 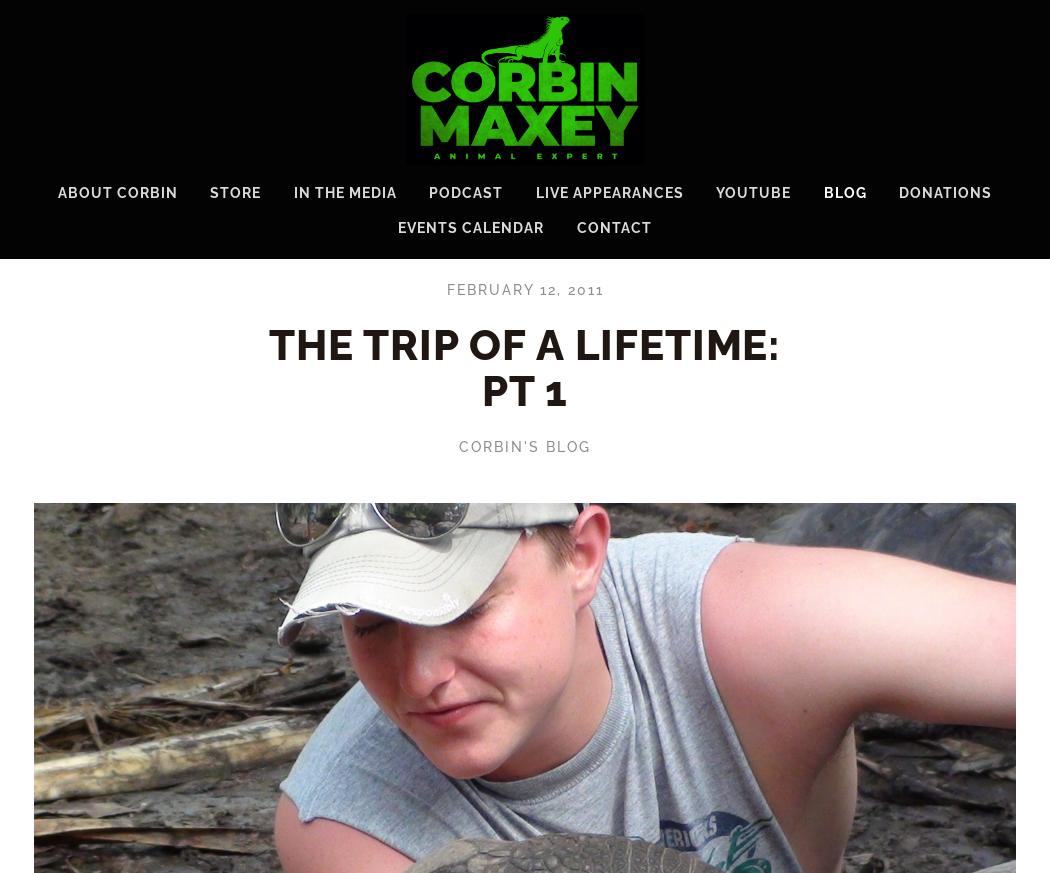 What do you see at coordinates (609, 190) in the screenshot?
I see `'Live Appearances'` at bounding box center [609, 190].